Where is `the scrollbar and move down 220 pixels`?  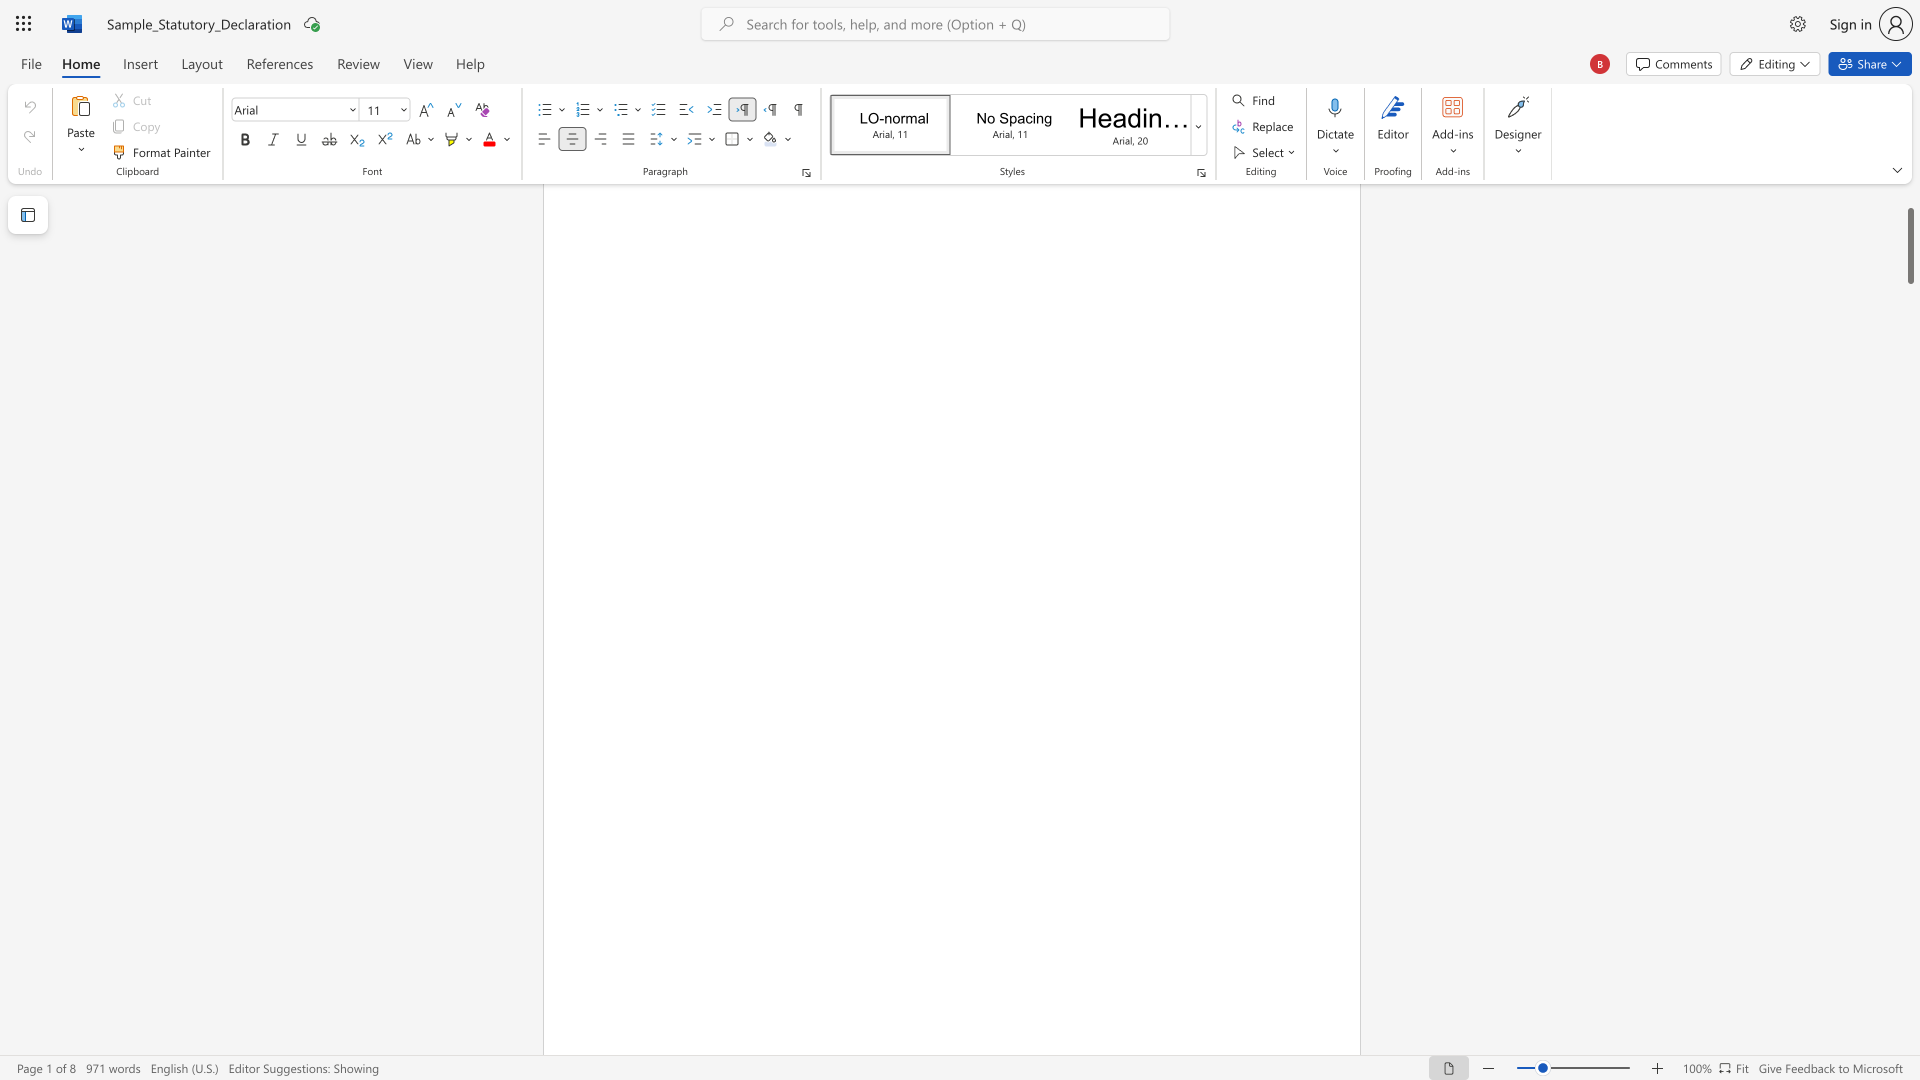
the scrollbar and move down 220 pixels is located at coordinates (1909, 245).